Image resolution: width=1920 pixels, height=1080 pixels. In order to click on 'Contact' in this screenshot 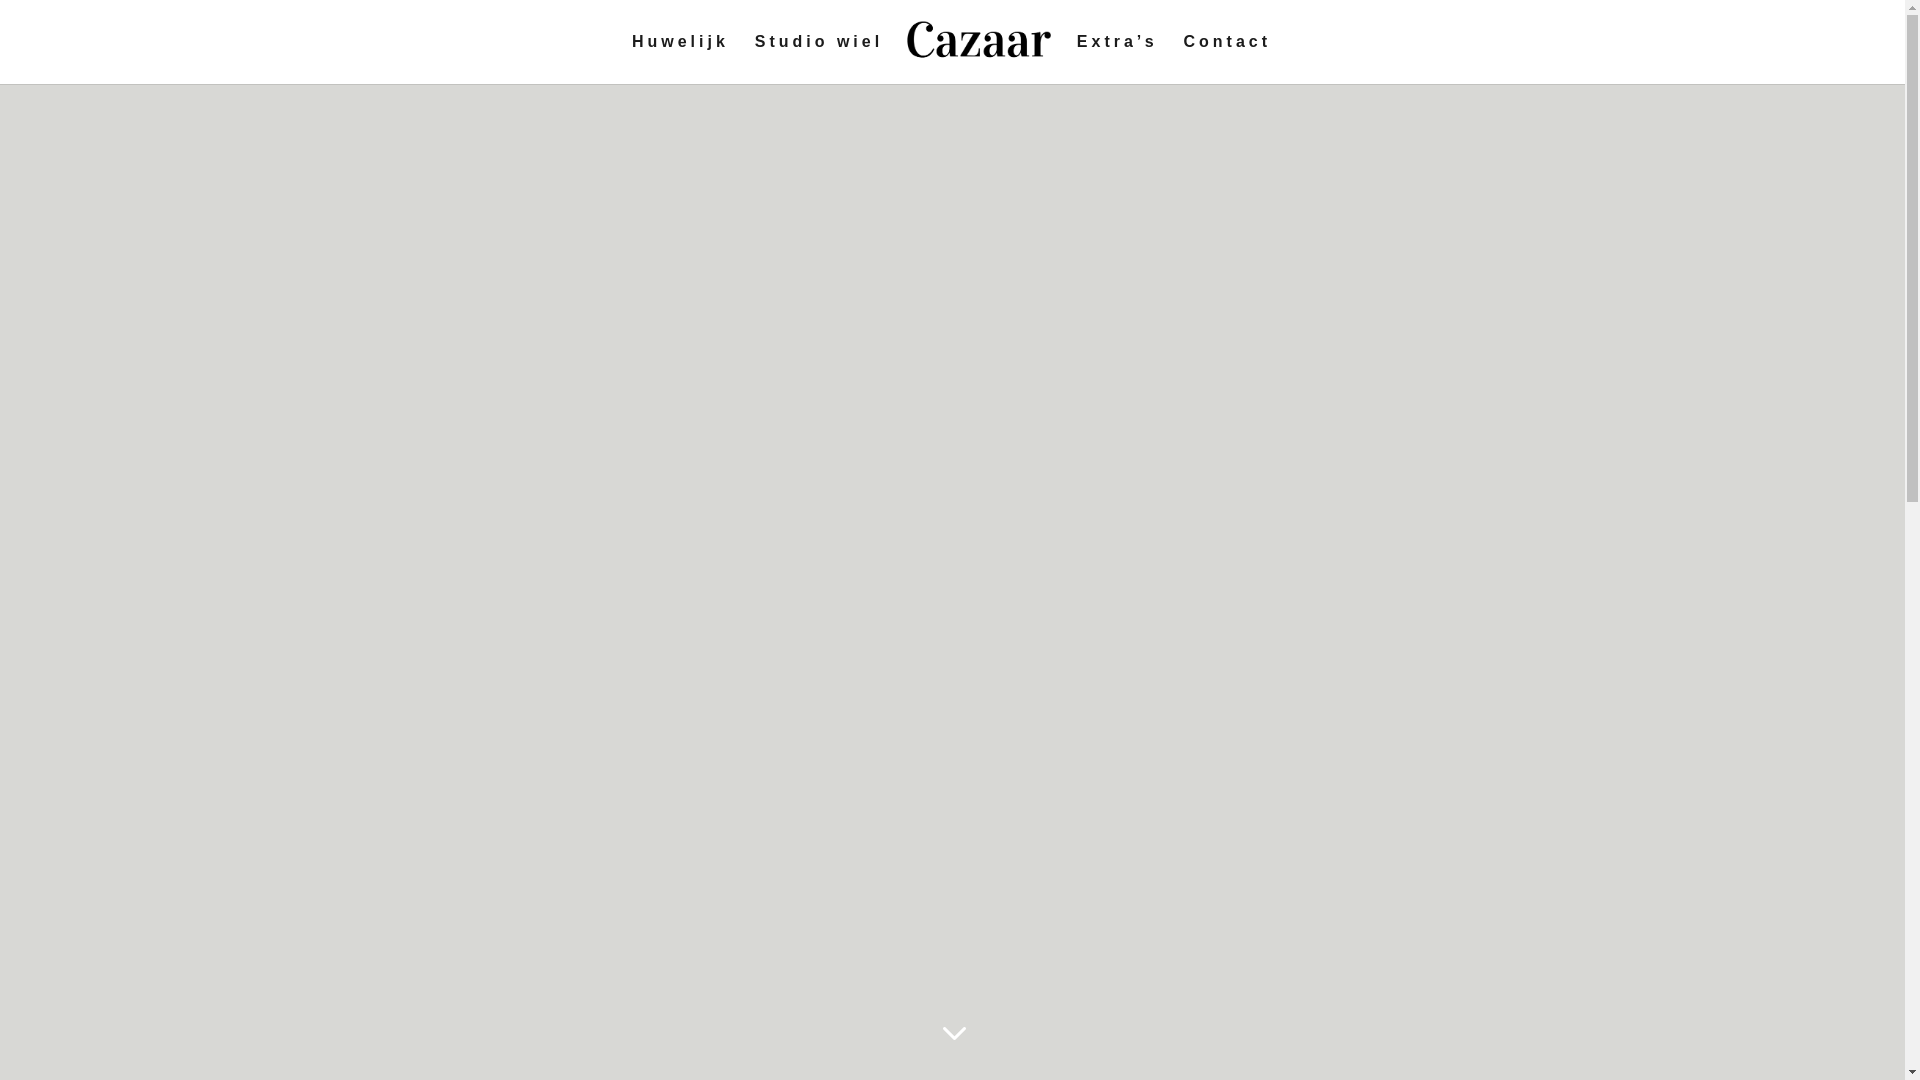, I will do `click(1227, 58)`.